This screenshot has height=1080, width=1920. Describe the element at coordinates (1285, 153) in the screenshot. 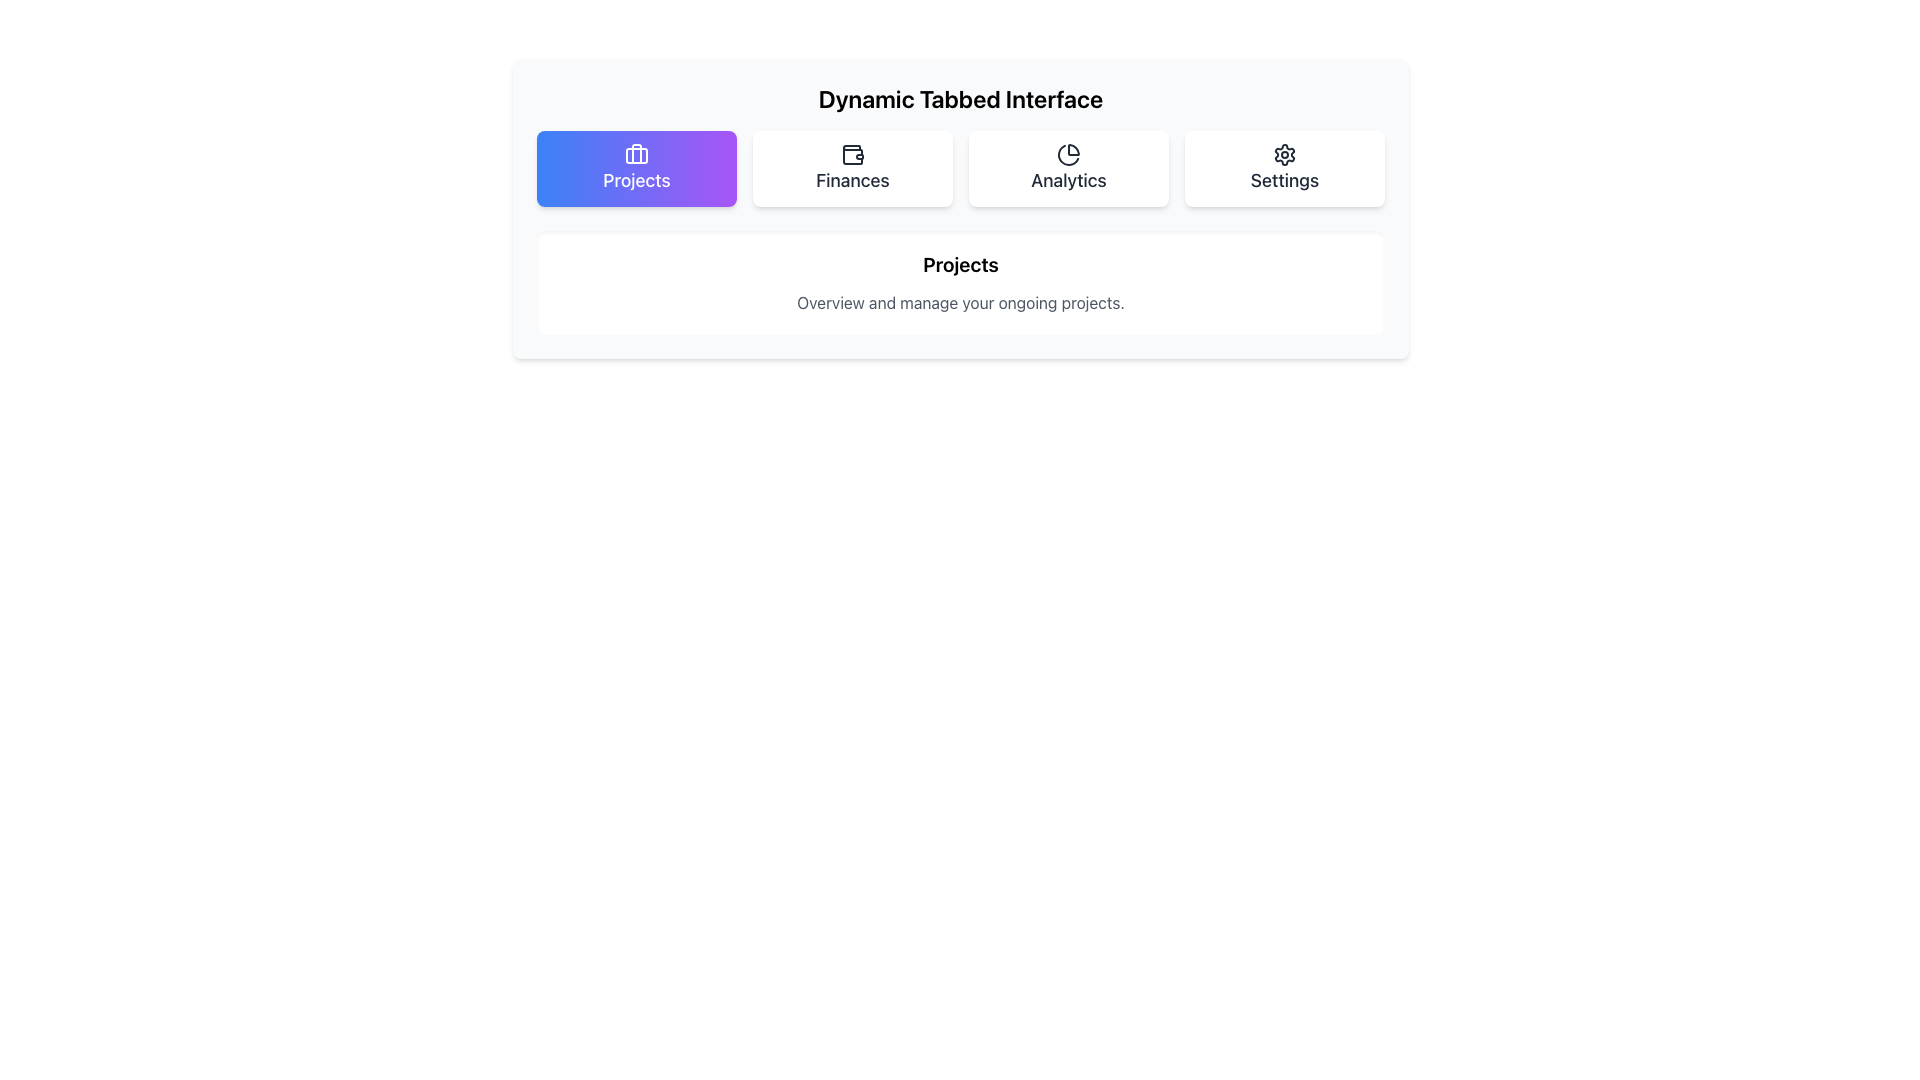

I see `the 'Settings' icon, which is located in the top right corner of the interface tab group and is positioned above the text 'Settings'` at that location.